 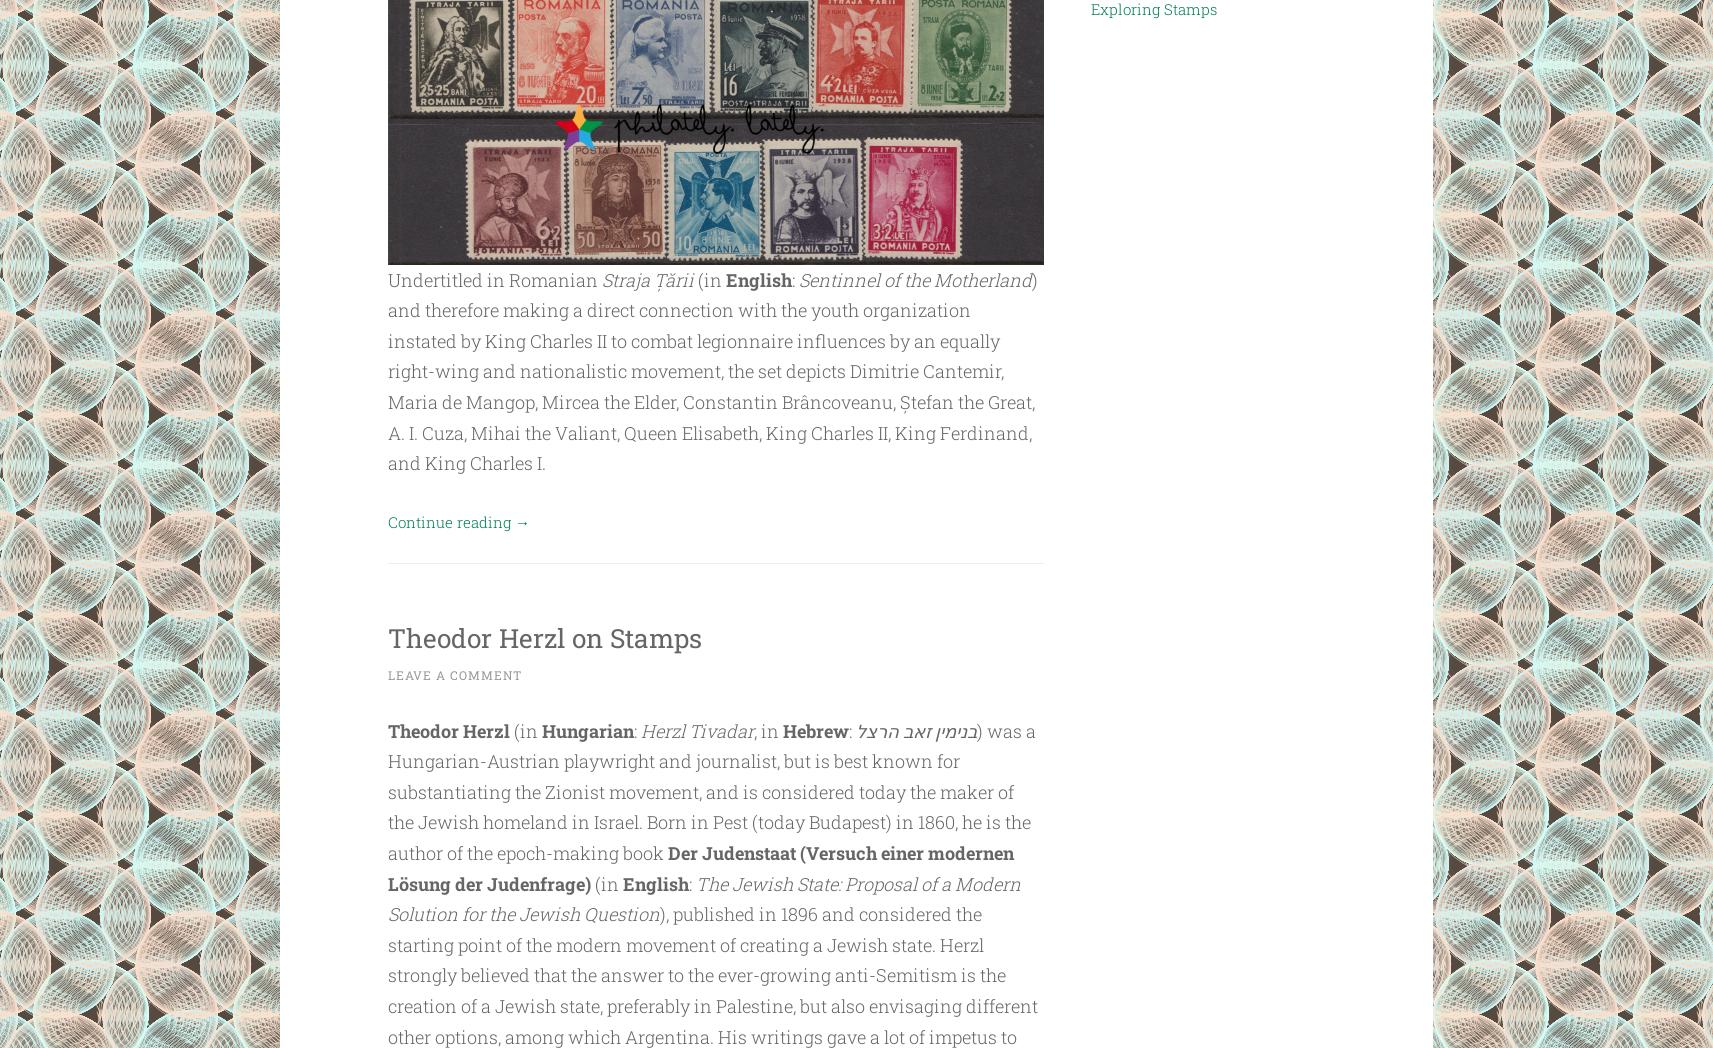 What do you see at coordinates (386, 520) in the screenshot?
I see `'Continue reading'` at bounding box center [386, 520].